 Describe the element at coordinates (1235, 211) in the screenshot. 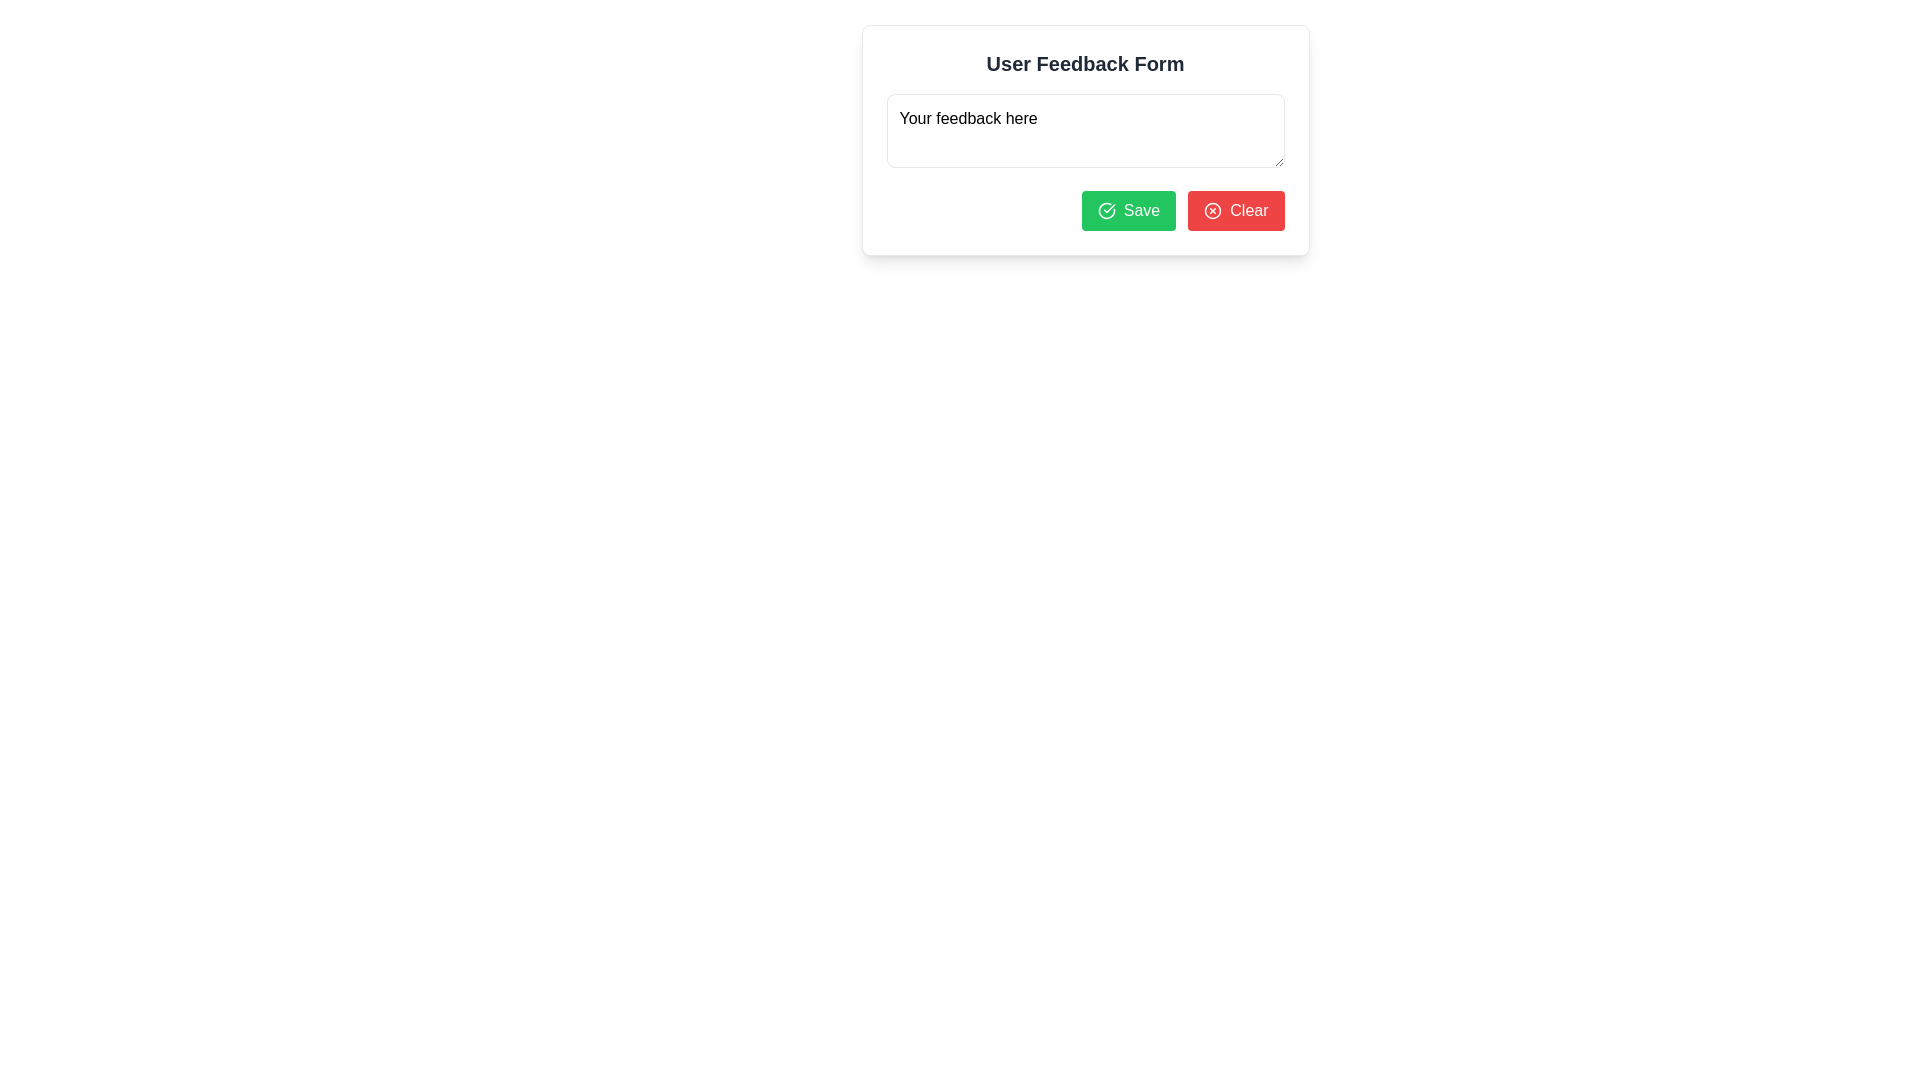

I see `the 'Clear' button in the bottom-right corner of the form to clear the input fields` at that location.